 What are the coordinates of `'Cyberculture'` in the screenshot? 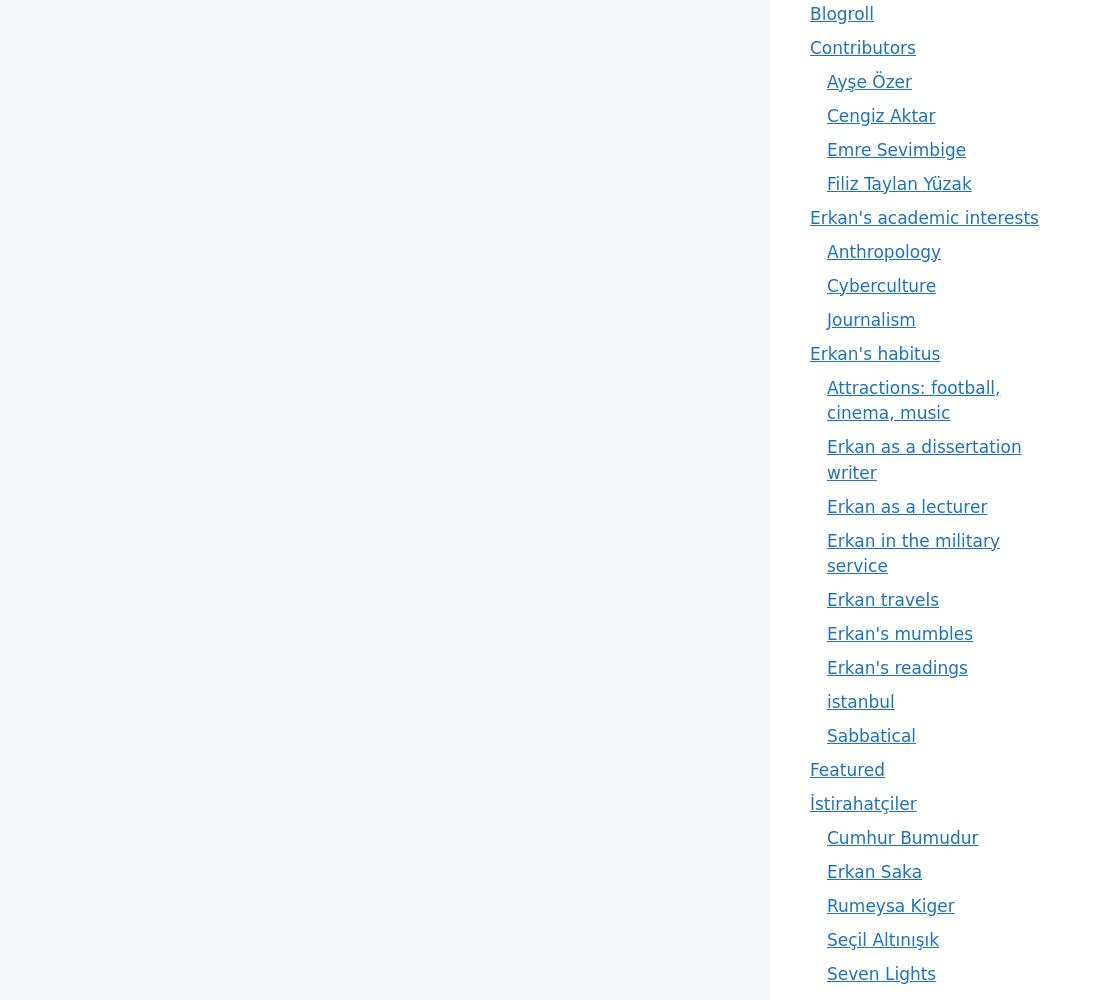 It's located at (880, 285).